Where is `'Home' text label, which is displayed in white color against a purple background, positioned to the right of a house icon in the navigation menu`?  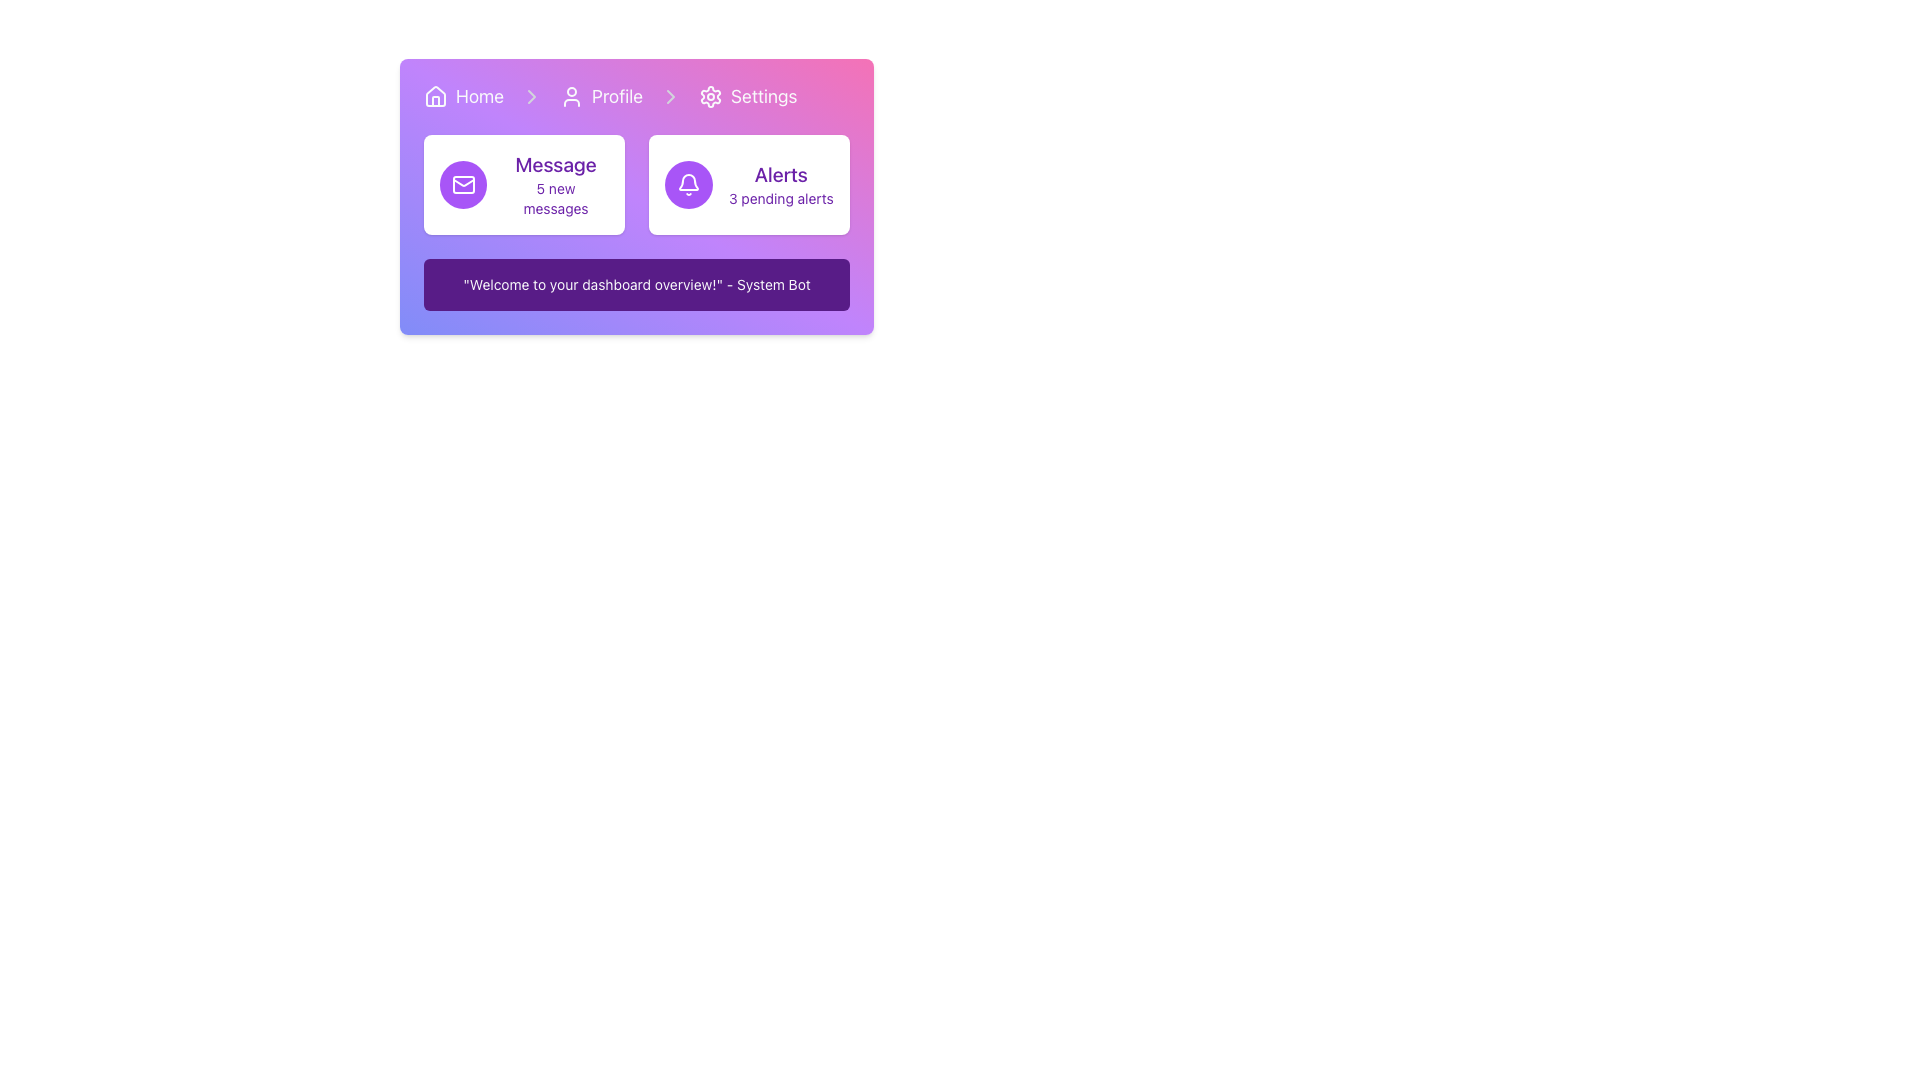
'Home' text label, which is displayed in white color against a purple background, positioned to the right of a house icon in the navigation menu is located at coordinates (480, 96).